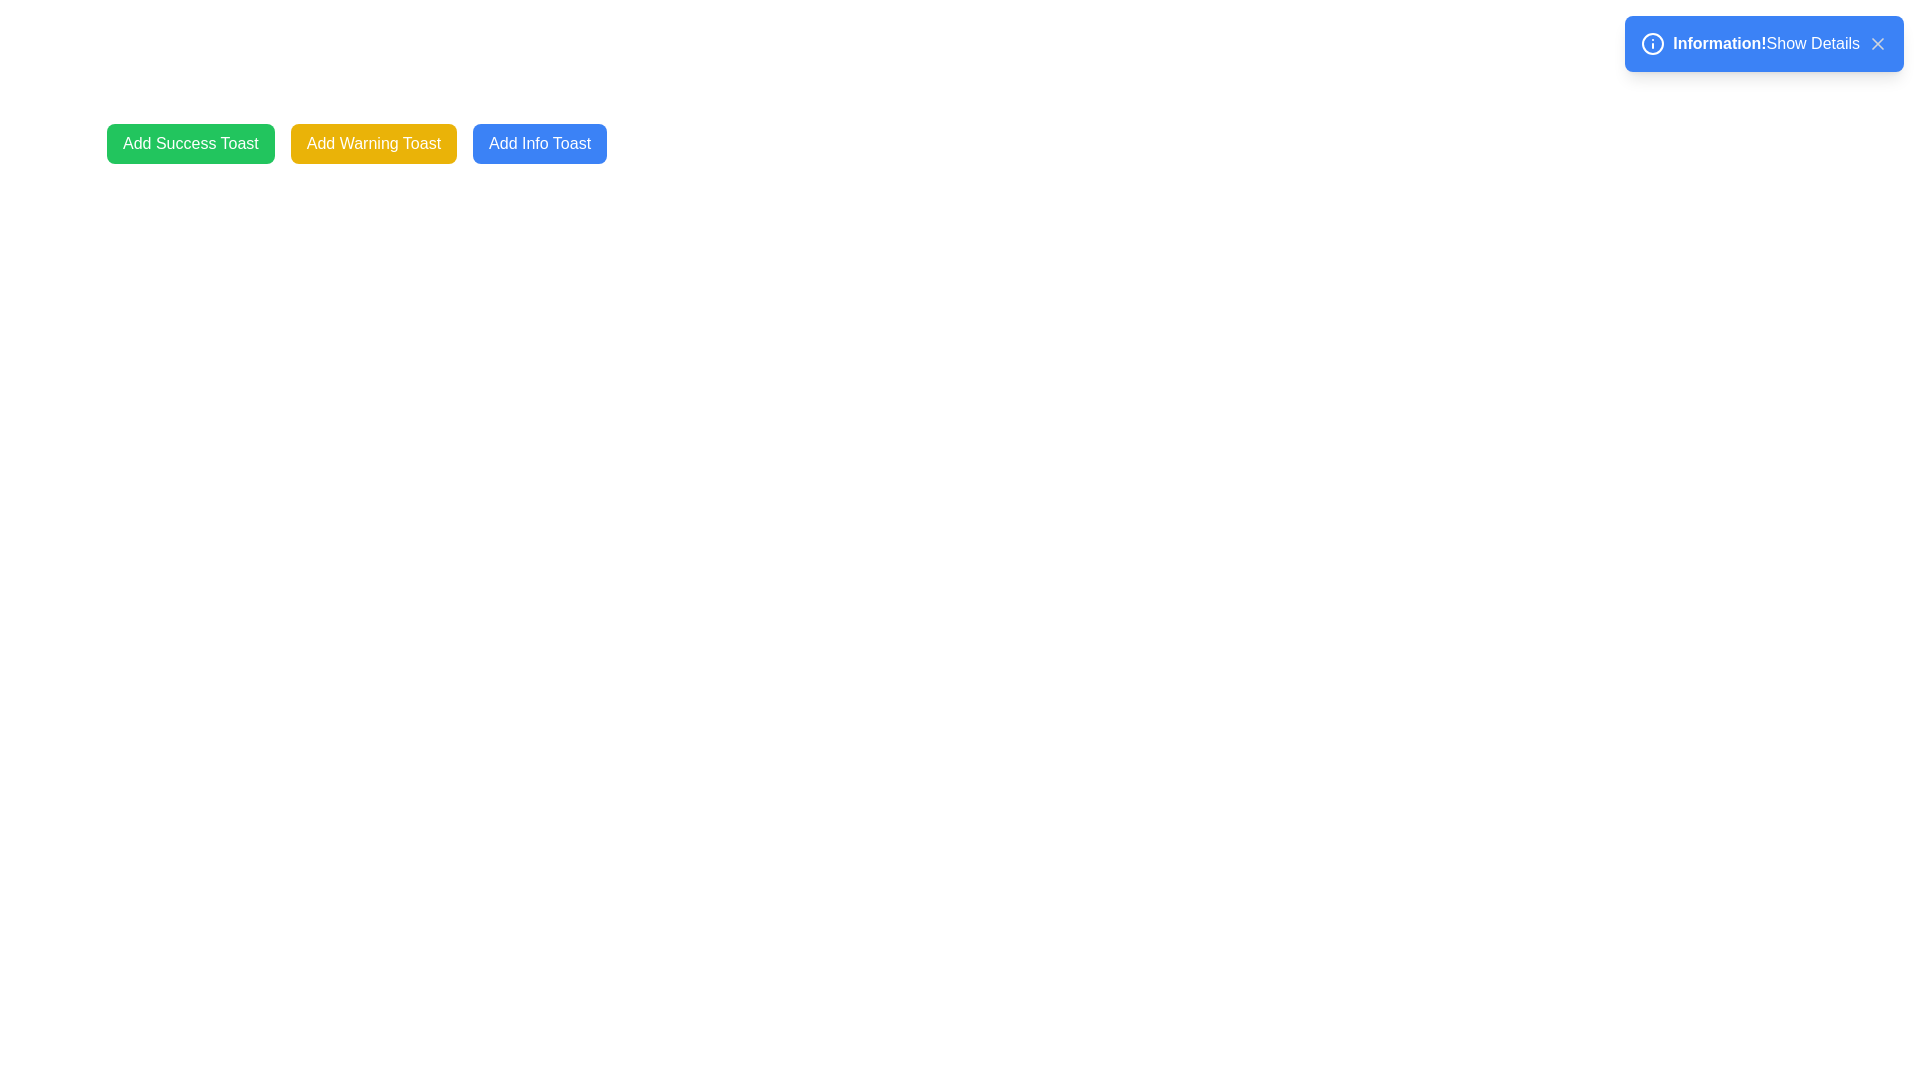 This screenshot has width=1920, height=1080. I want to click on the close button located at the far-right side of the blue notification bar, so click(1876, 43).